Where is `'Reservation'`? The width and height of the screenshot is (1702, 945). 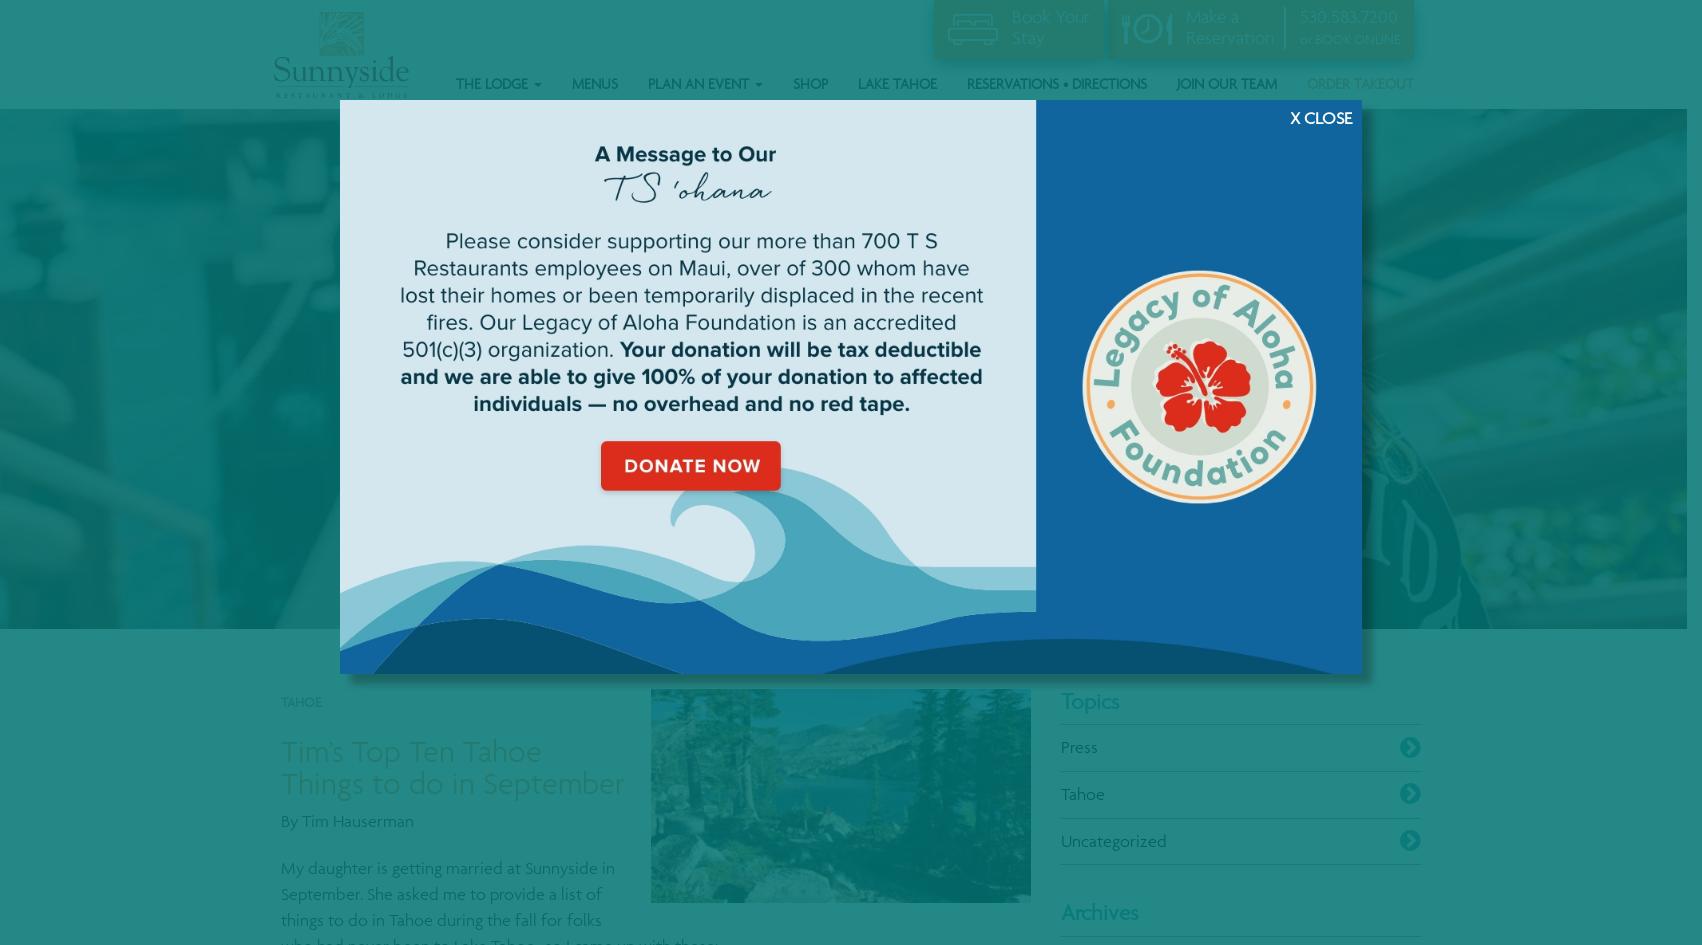 'Reservation' is located at coordinates (1229, 36).